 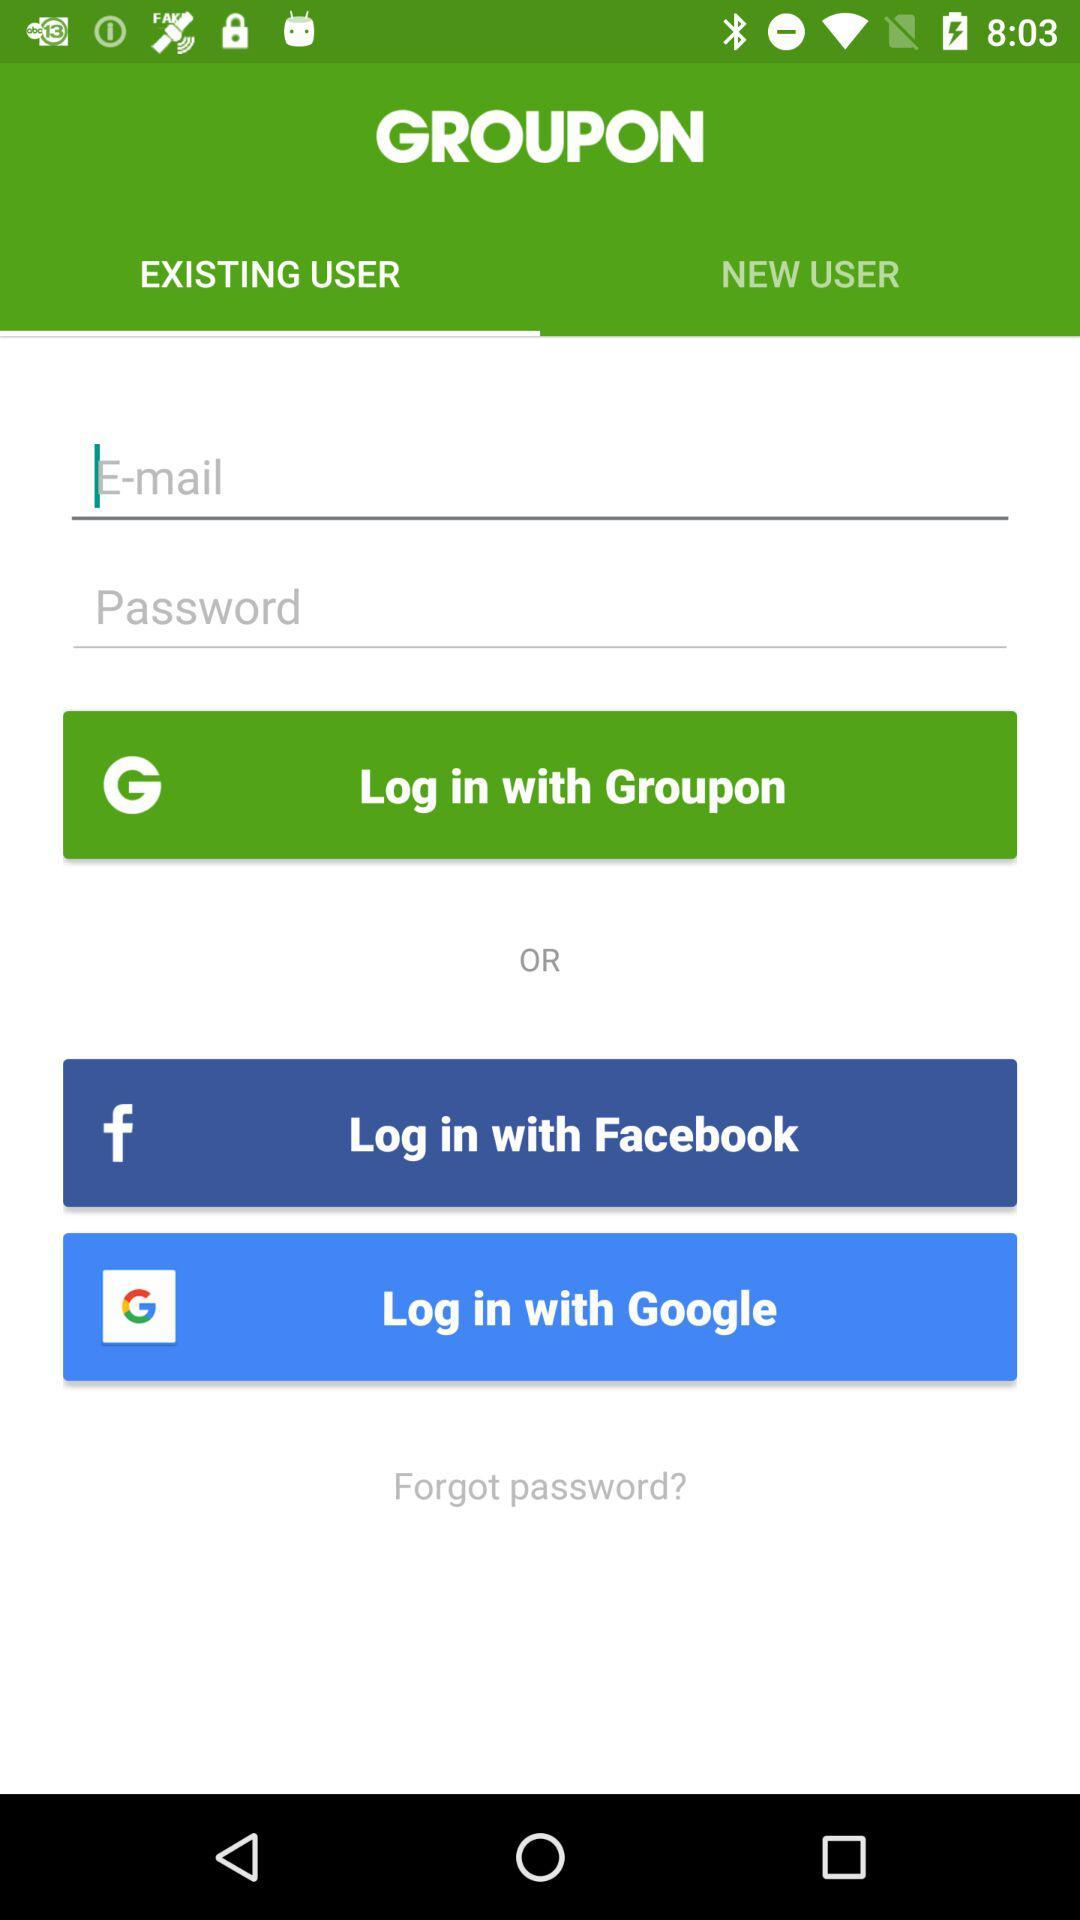 What do you see at coordinates (540, 1484) in the screenshot?
I see `item below log in with item` at bounding box center [540, 1484].